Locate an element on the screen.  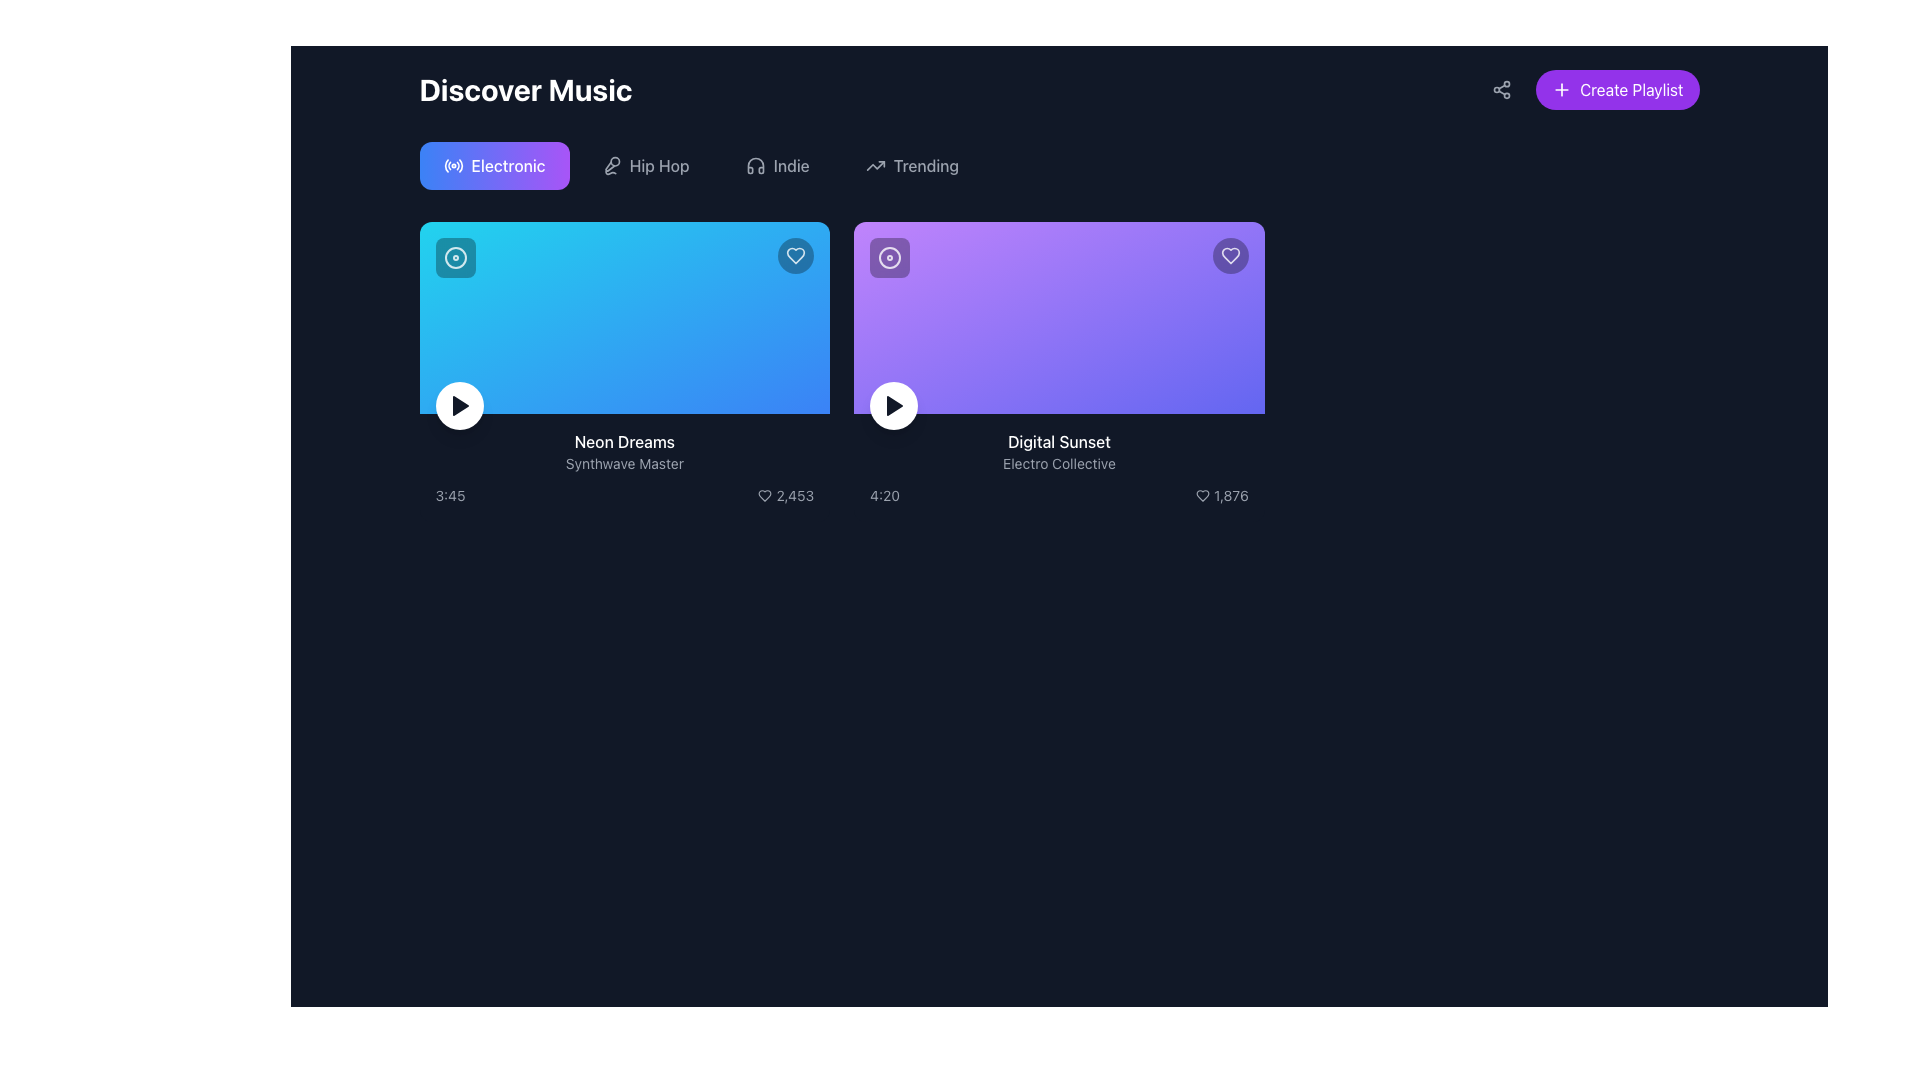
keyboard navigation is located at coordinates (776, 164).